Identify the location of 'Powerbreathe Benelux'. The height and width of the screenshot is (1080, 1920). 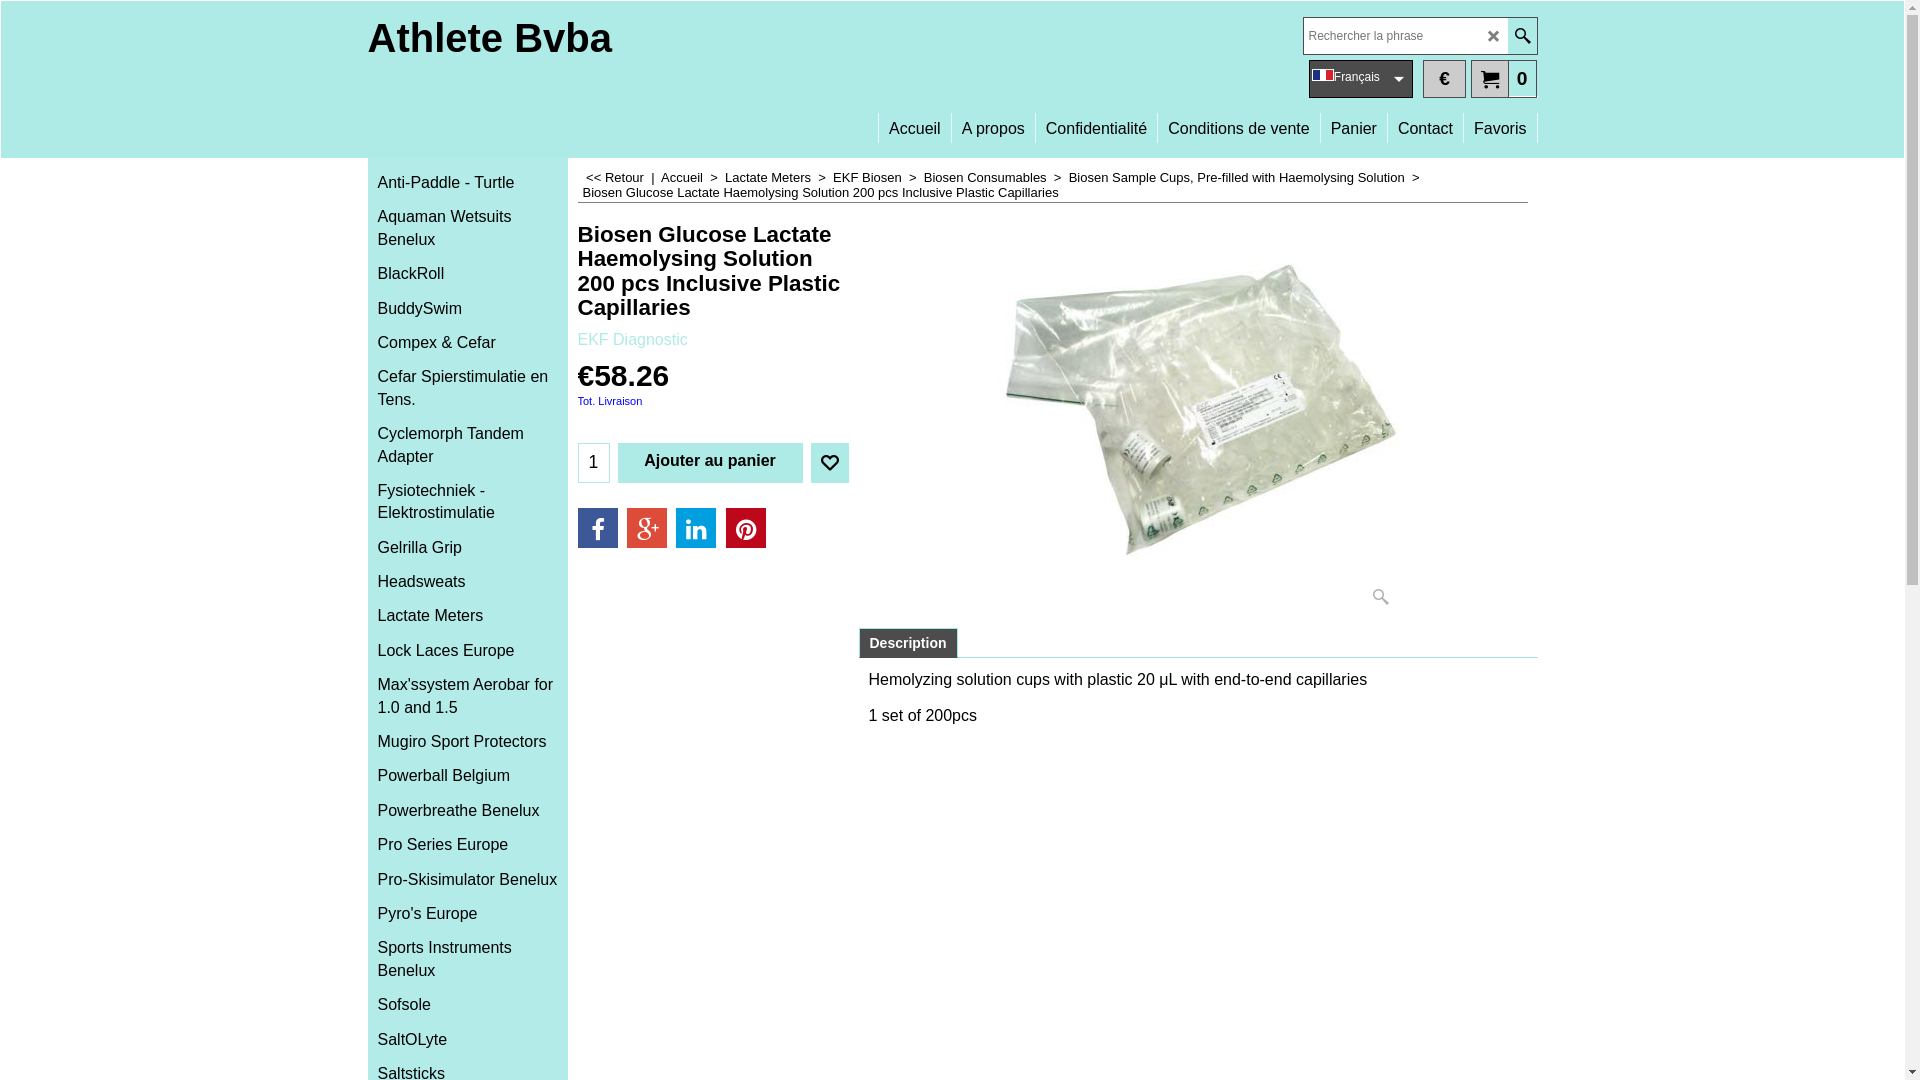
(467, 810).